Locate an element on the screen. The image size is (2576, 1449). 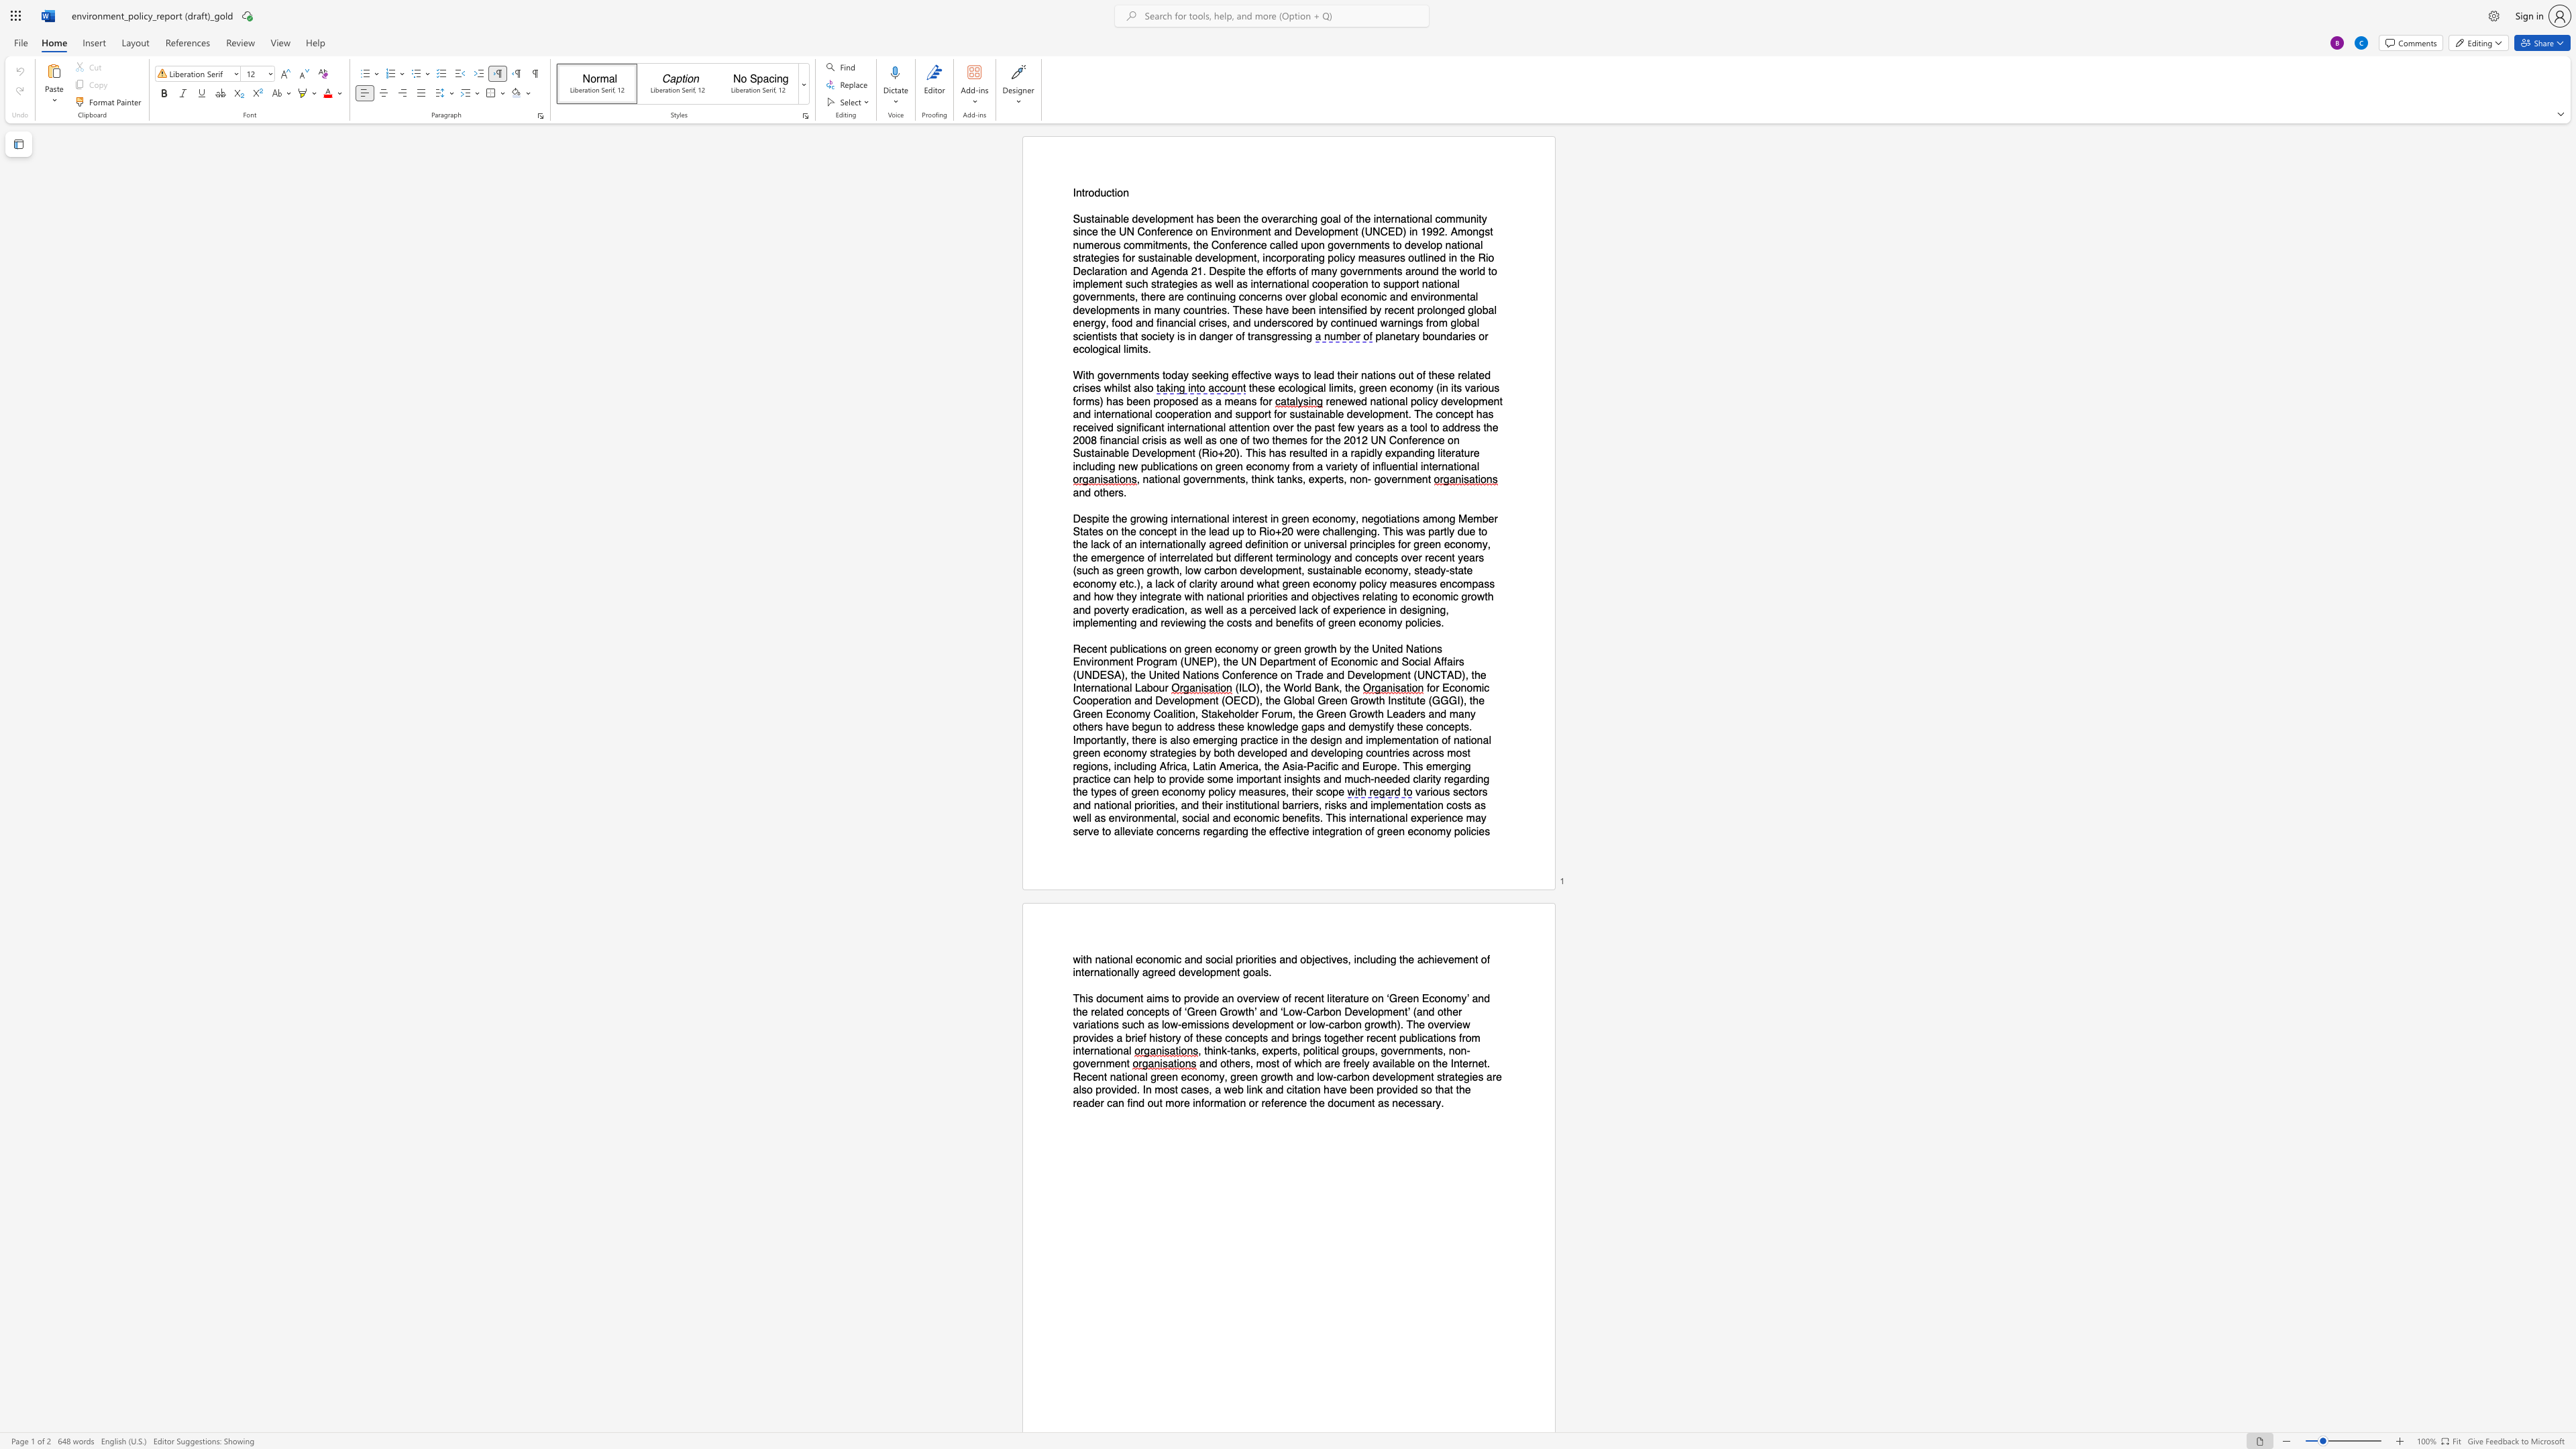
the subset text "financ" within the text "financial crisis" is located at coordinates (1099, 440).